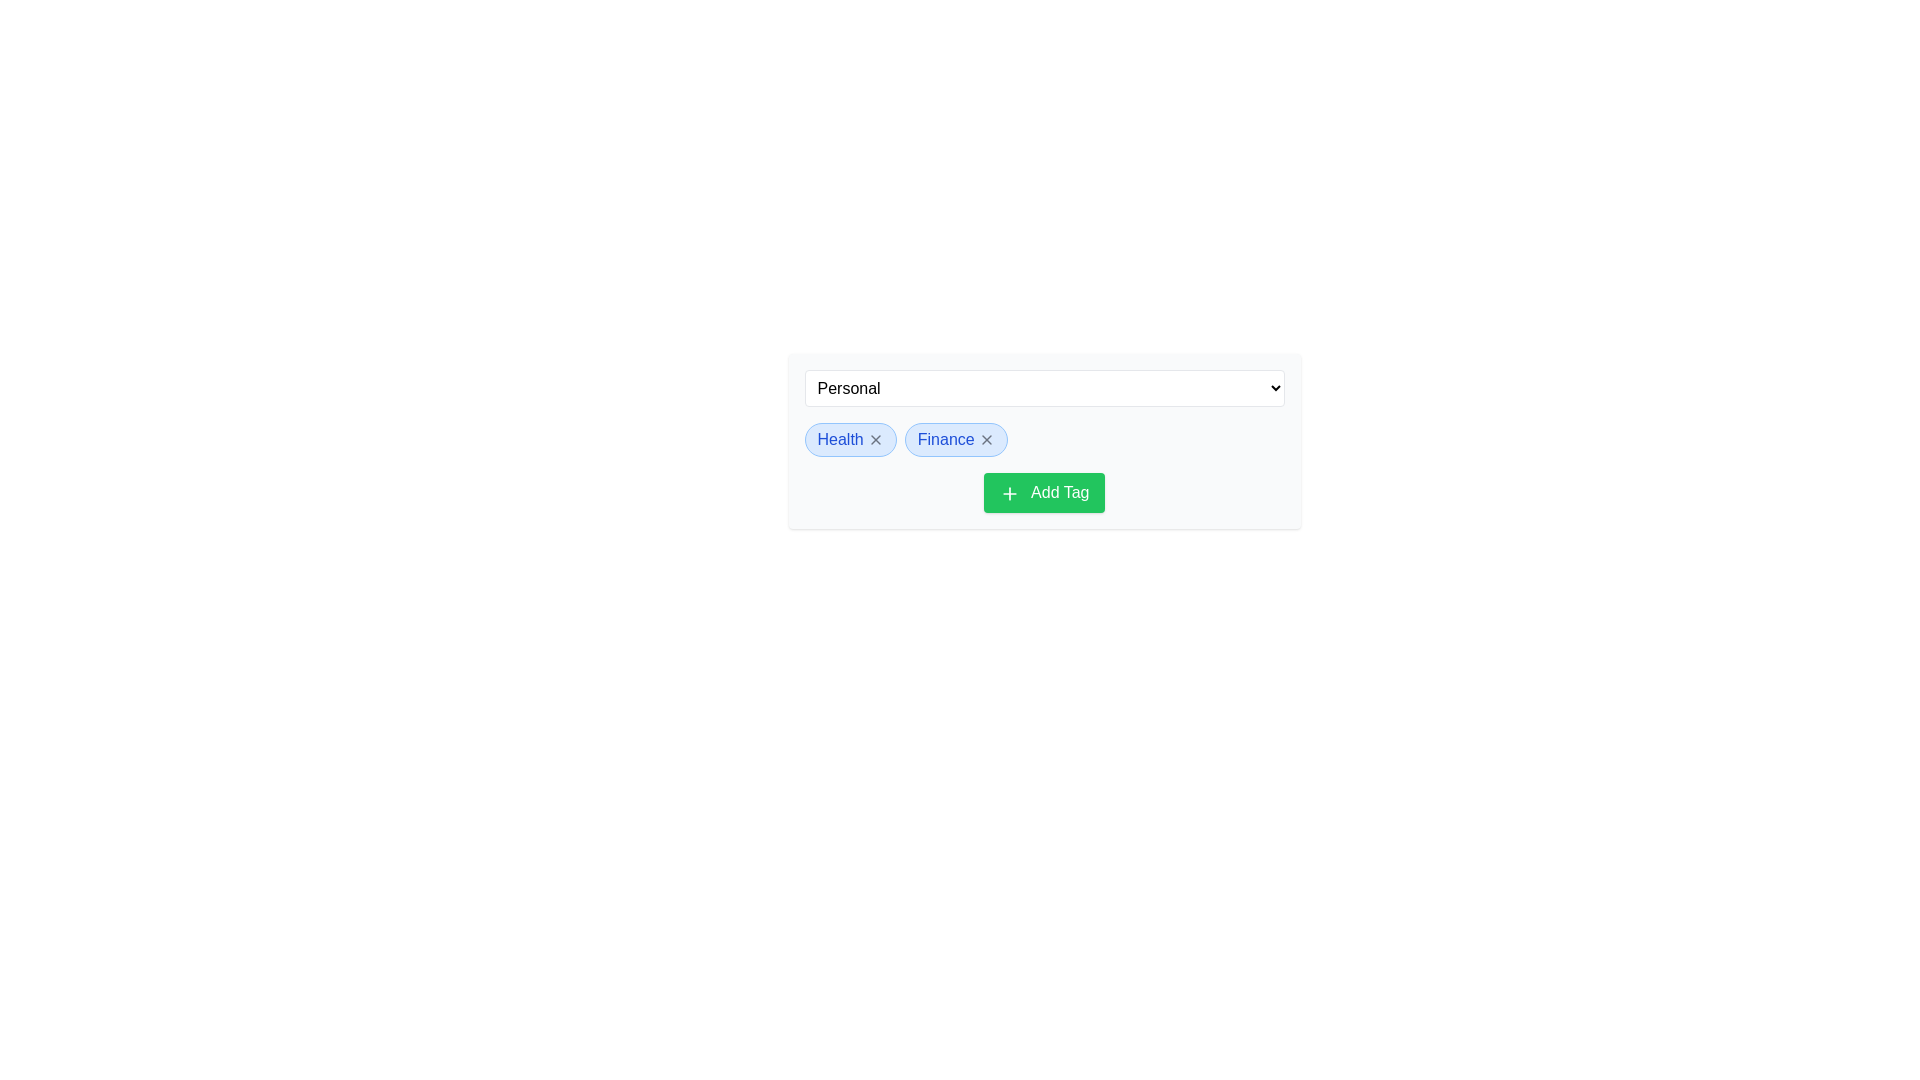 The width and height of the screenshot is (1920, 1080). I want to click on the addition icon located to the left of the text inside the green 'Add Tag' button, so click(1009, 493).